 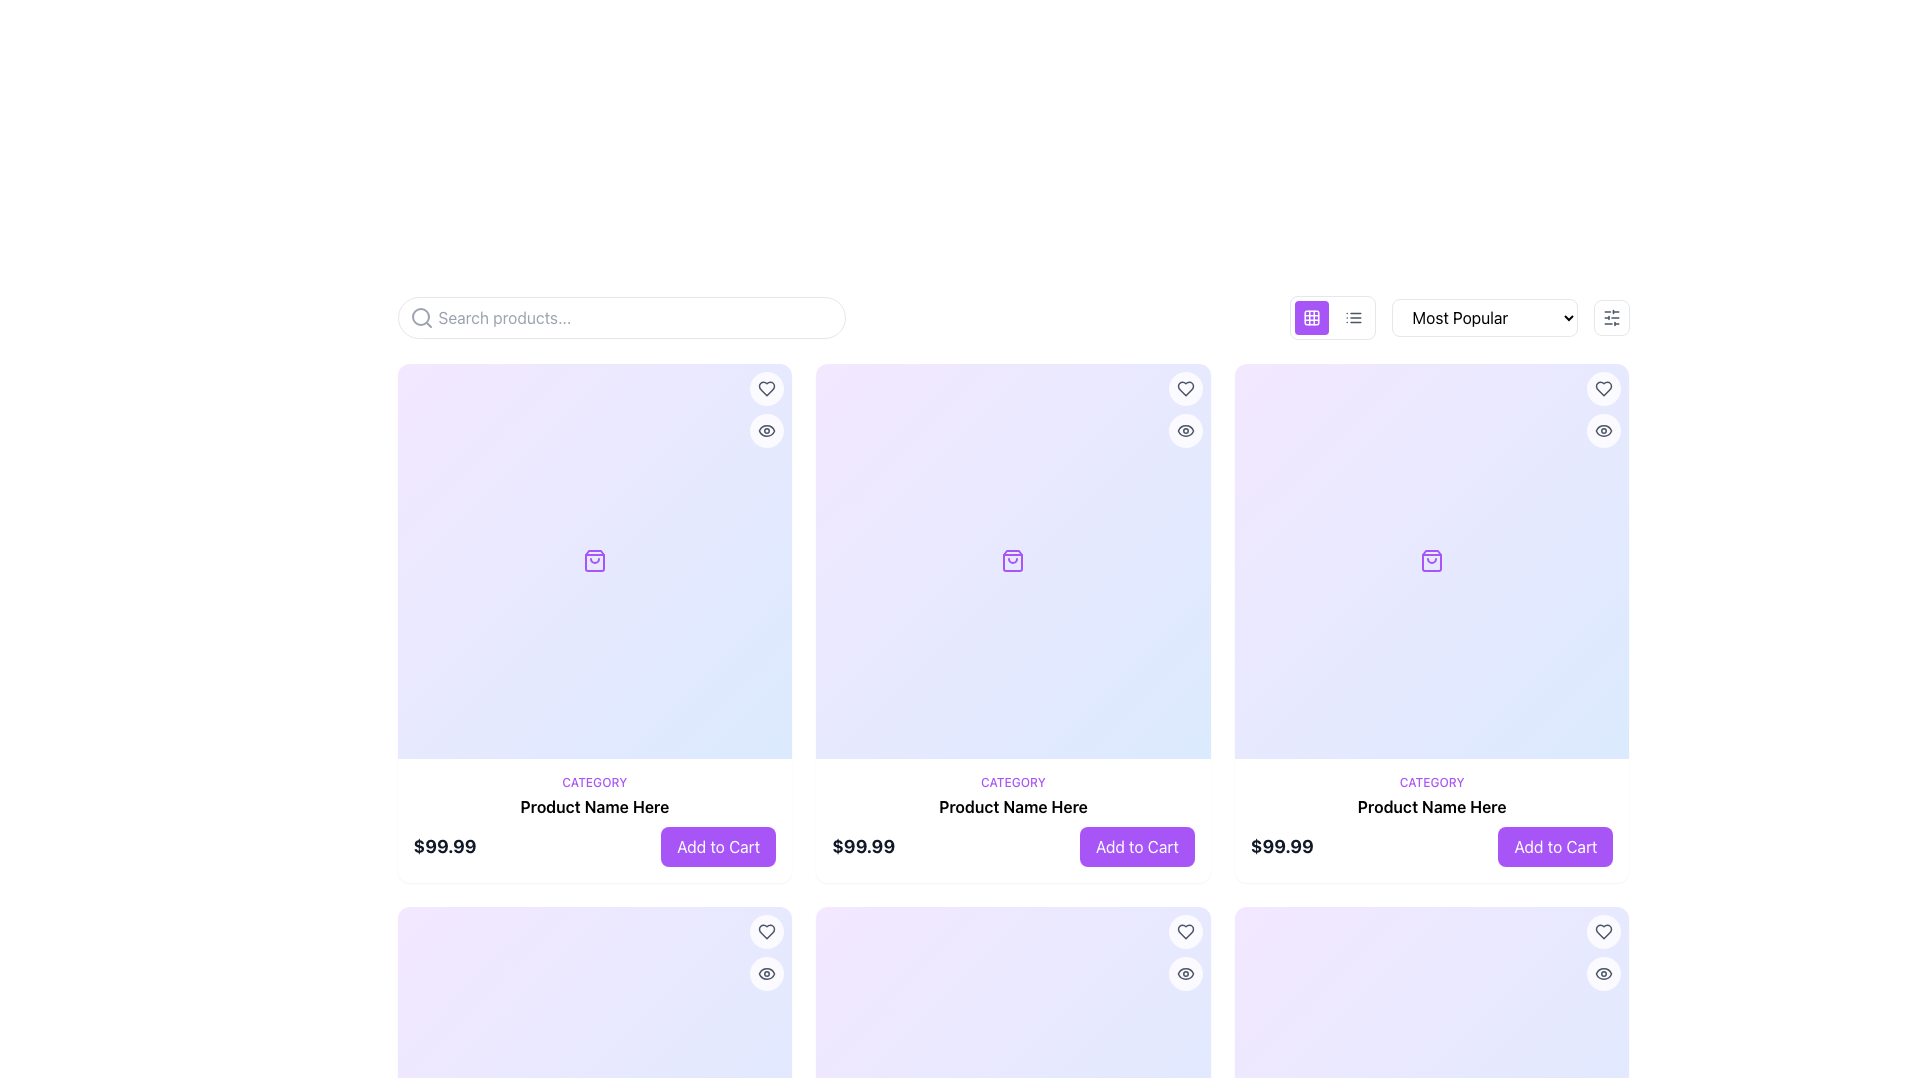 What do you see at coordinates (766, 931) in the screenshot?
I see `the circular button with a heart icon in the top-right corner of the overlay on the product card` at bounding box center [766, 931].